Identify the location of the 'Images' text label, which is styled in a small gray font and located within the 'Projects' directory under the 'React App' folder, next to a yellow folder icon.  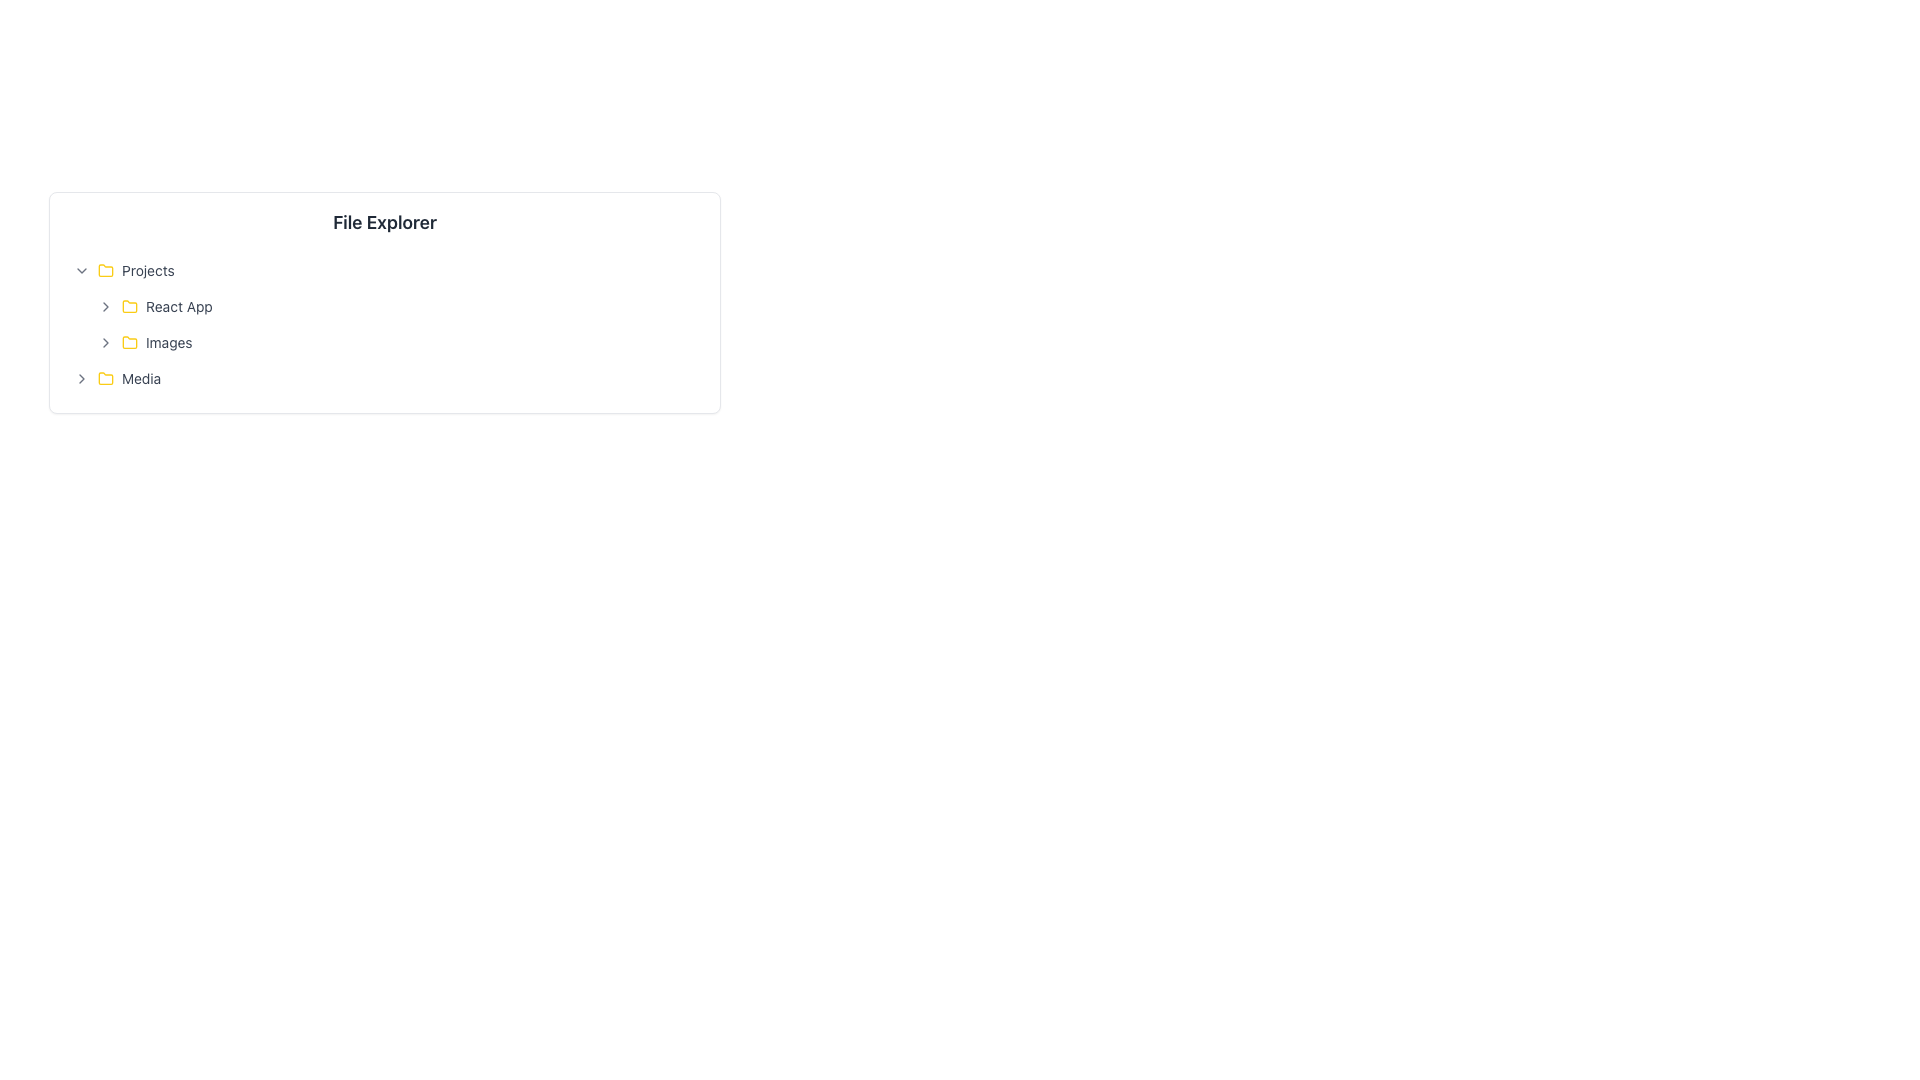
(169, 342).